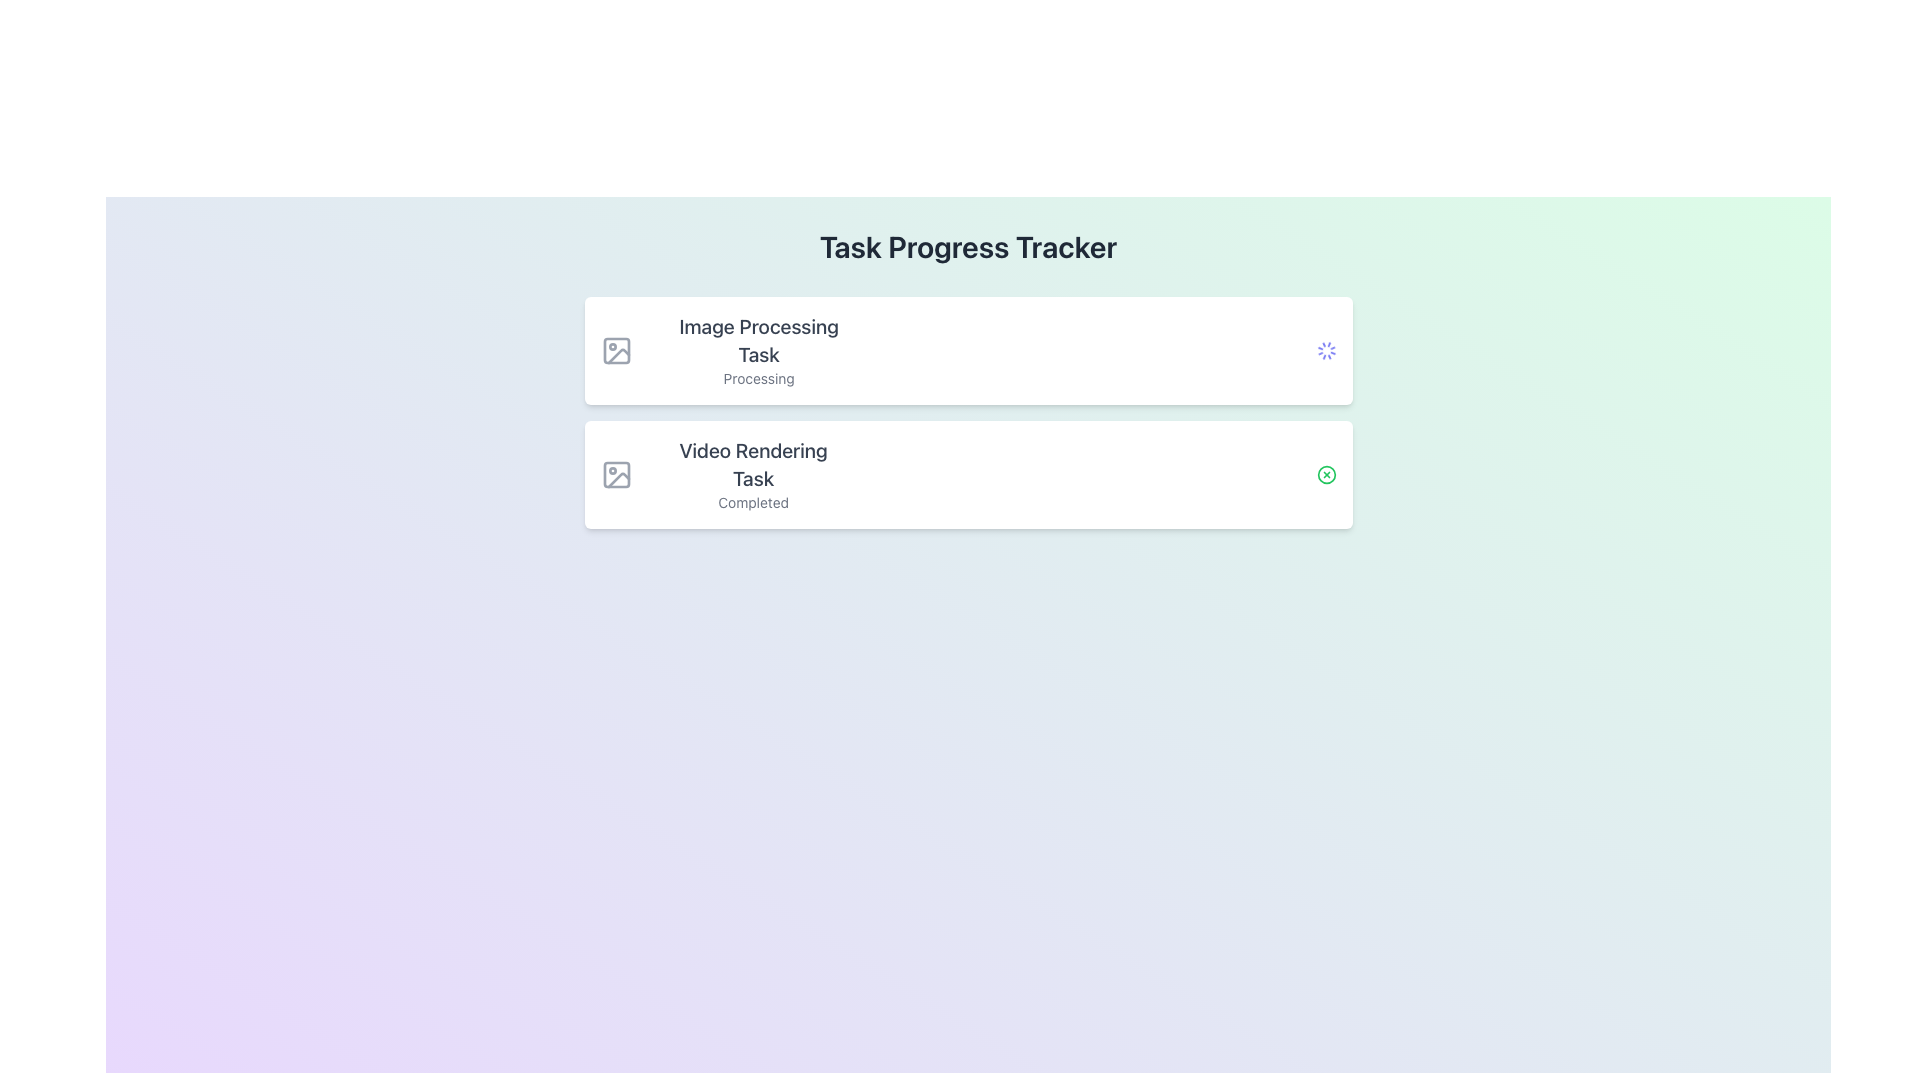 The width and height of the screenshot is (1920, 1080). I want to click on the Loader Icon indicating the progress of the 'Image Processing Task' located at the top-right end of the first task card, so click(1326, 350).